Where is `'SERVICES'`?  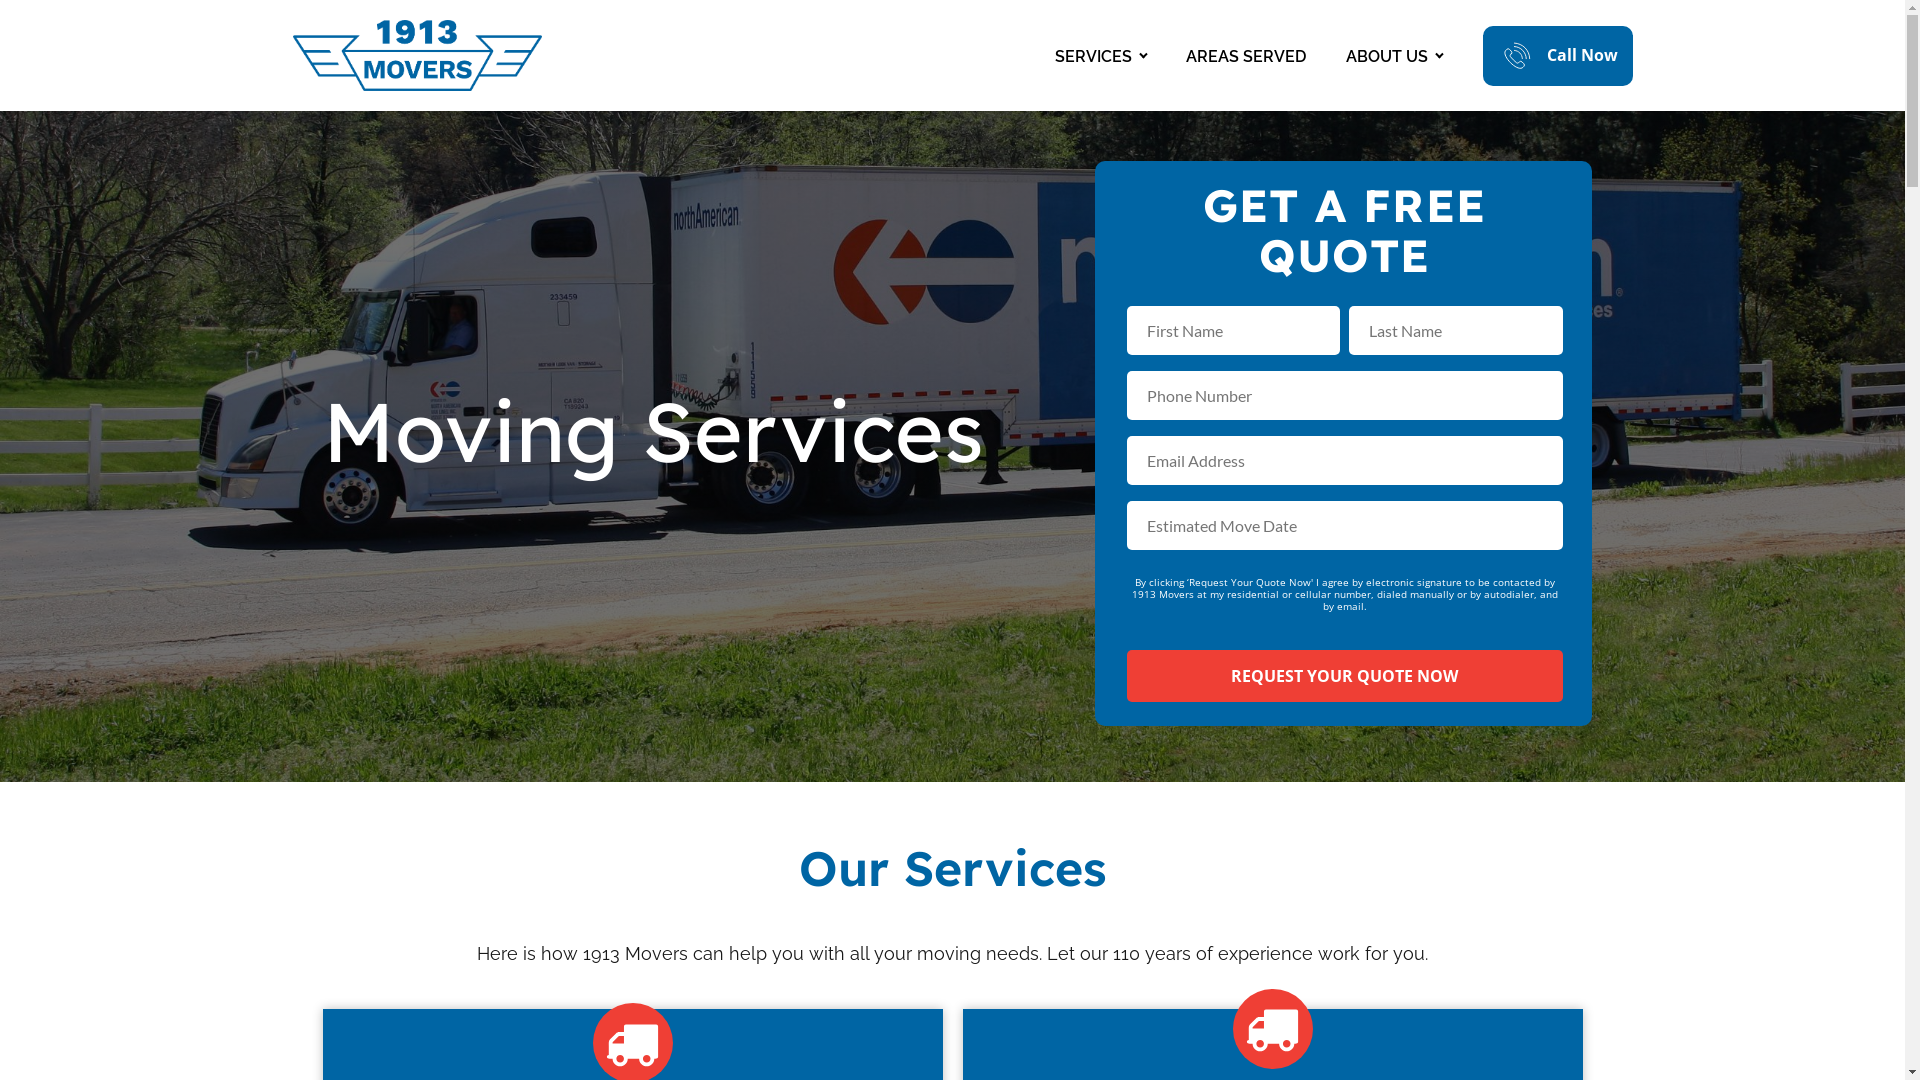
'SERVICES' is located at coordinates (1099, 54).